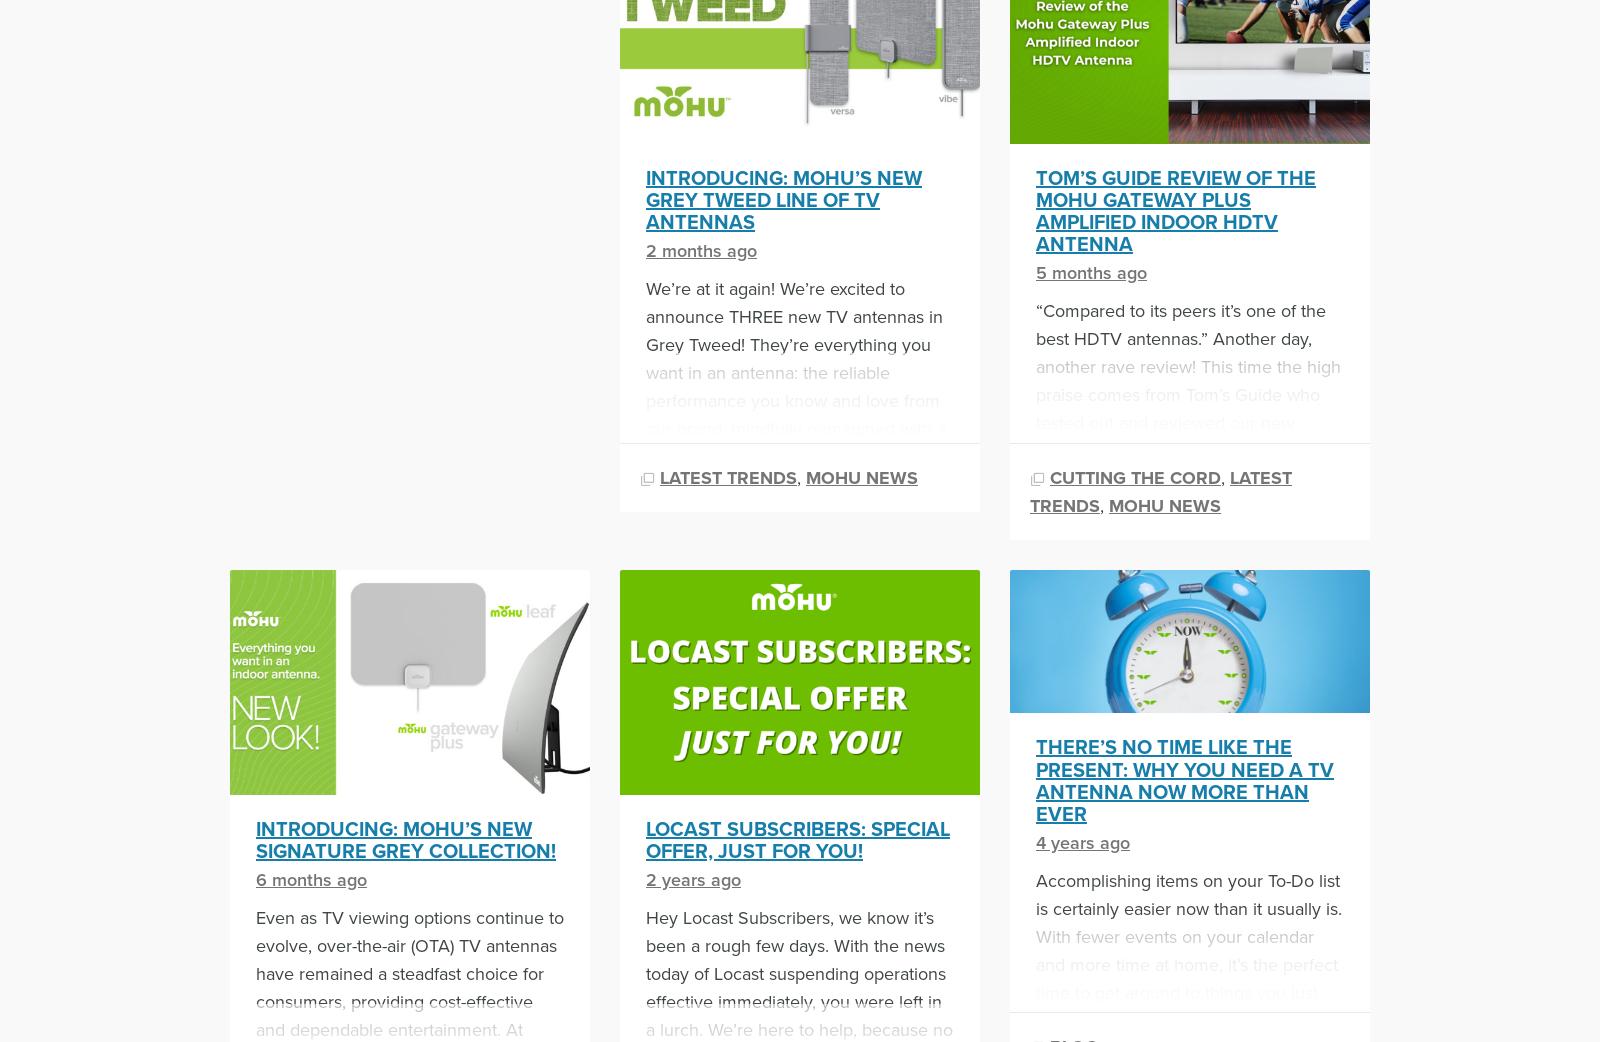 Image resolution: width=1600 pixels, height=1042 pixels. I want to click on '2 months ago', so click(701, 248).